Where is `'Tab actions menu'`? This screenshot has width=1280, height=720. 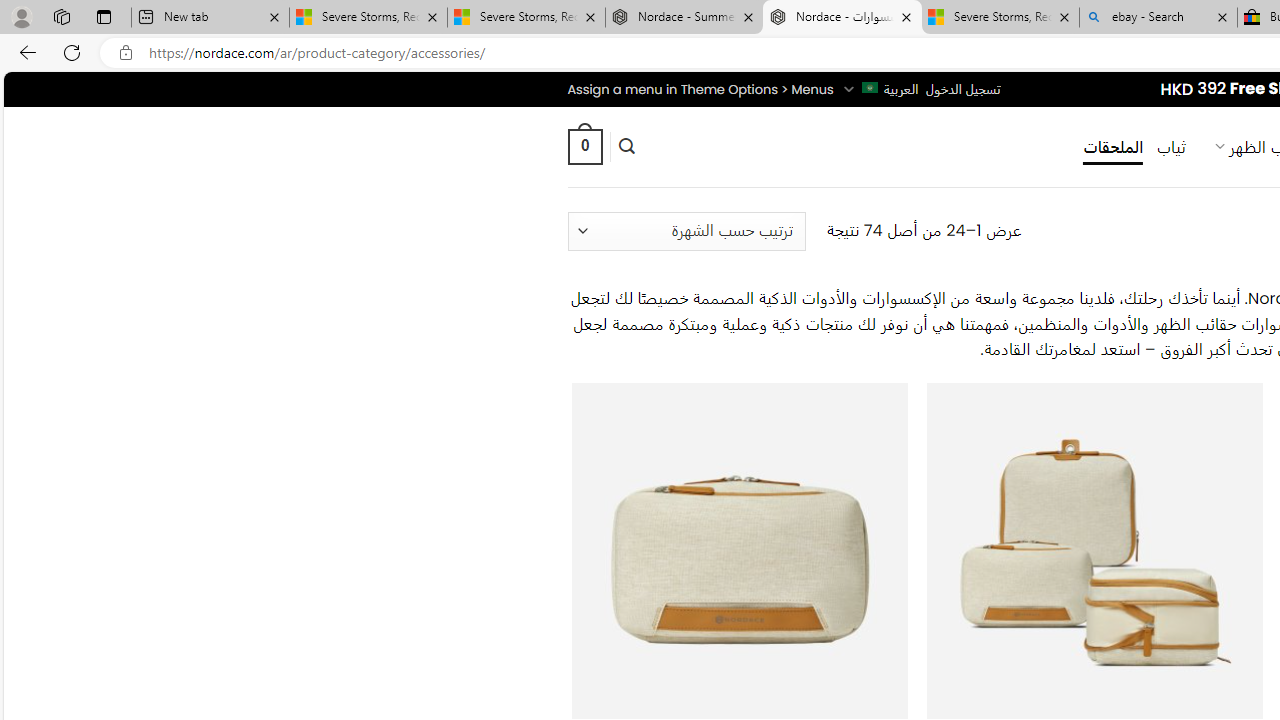
'Tab actions menu' is located at coordinates (103, 16).